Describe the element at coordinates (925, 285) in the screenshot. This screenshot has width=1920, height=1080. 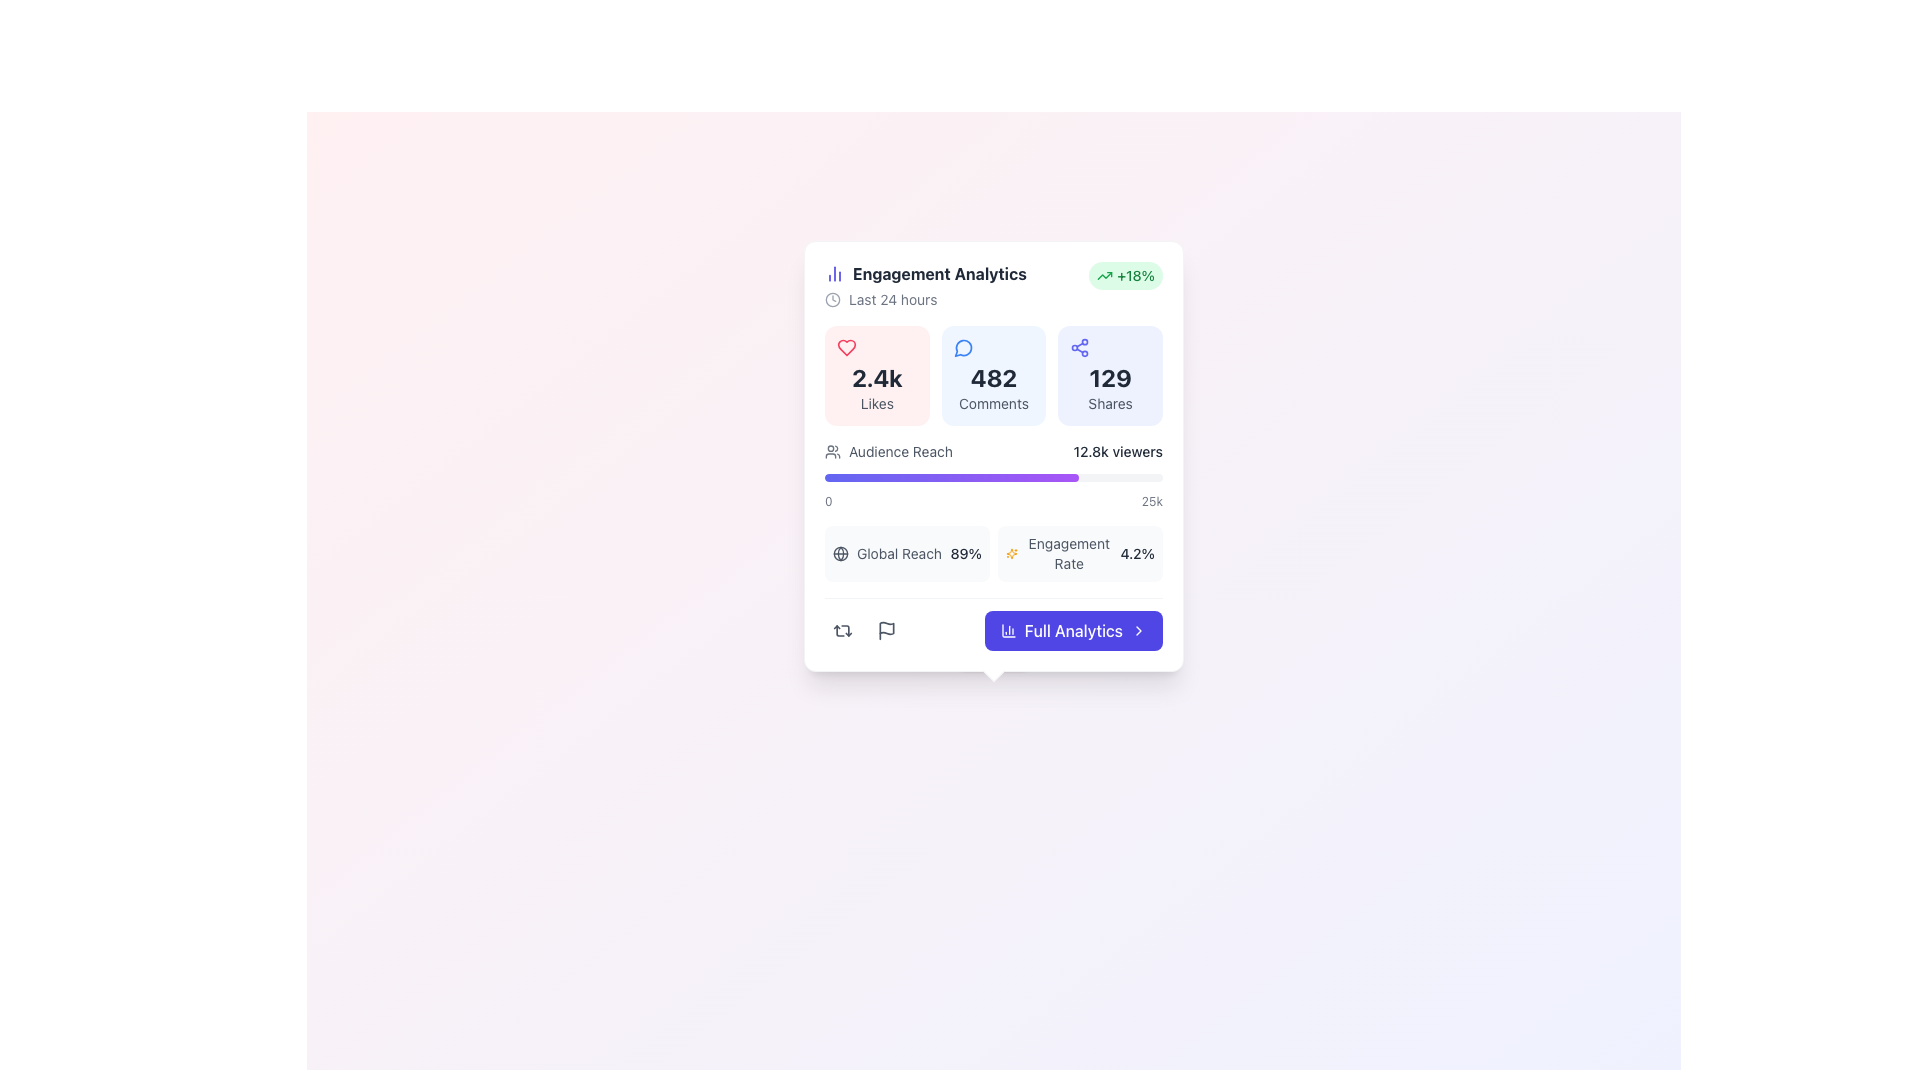
I see `the main heading text 'Engagement Analytics'` at that location.